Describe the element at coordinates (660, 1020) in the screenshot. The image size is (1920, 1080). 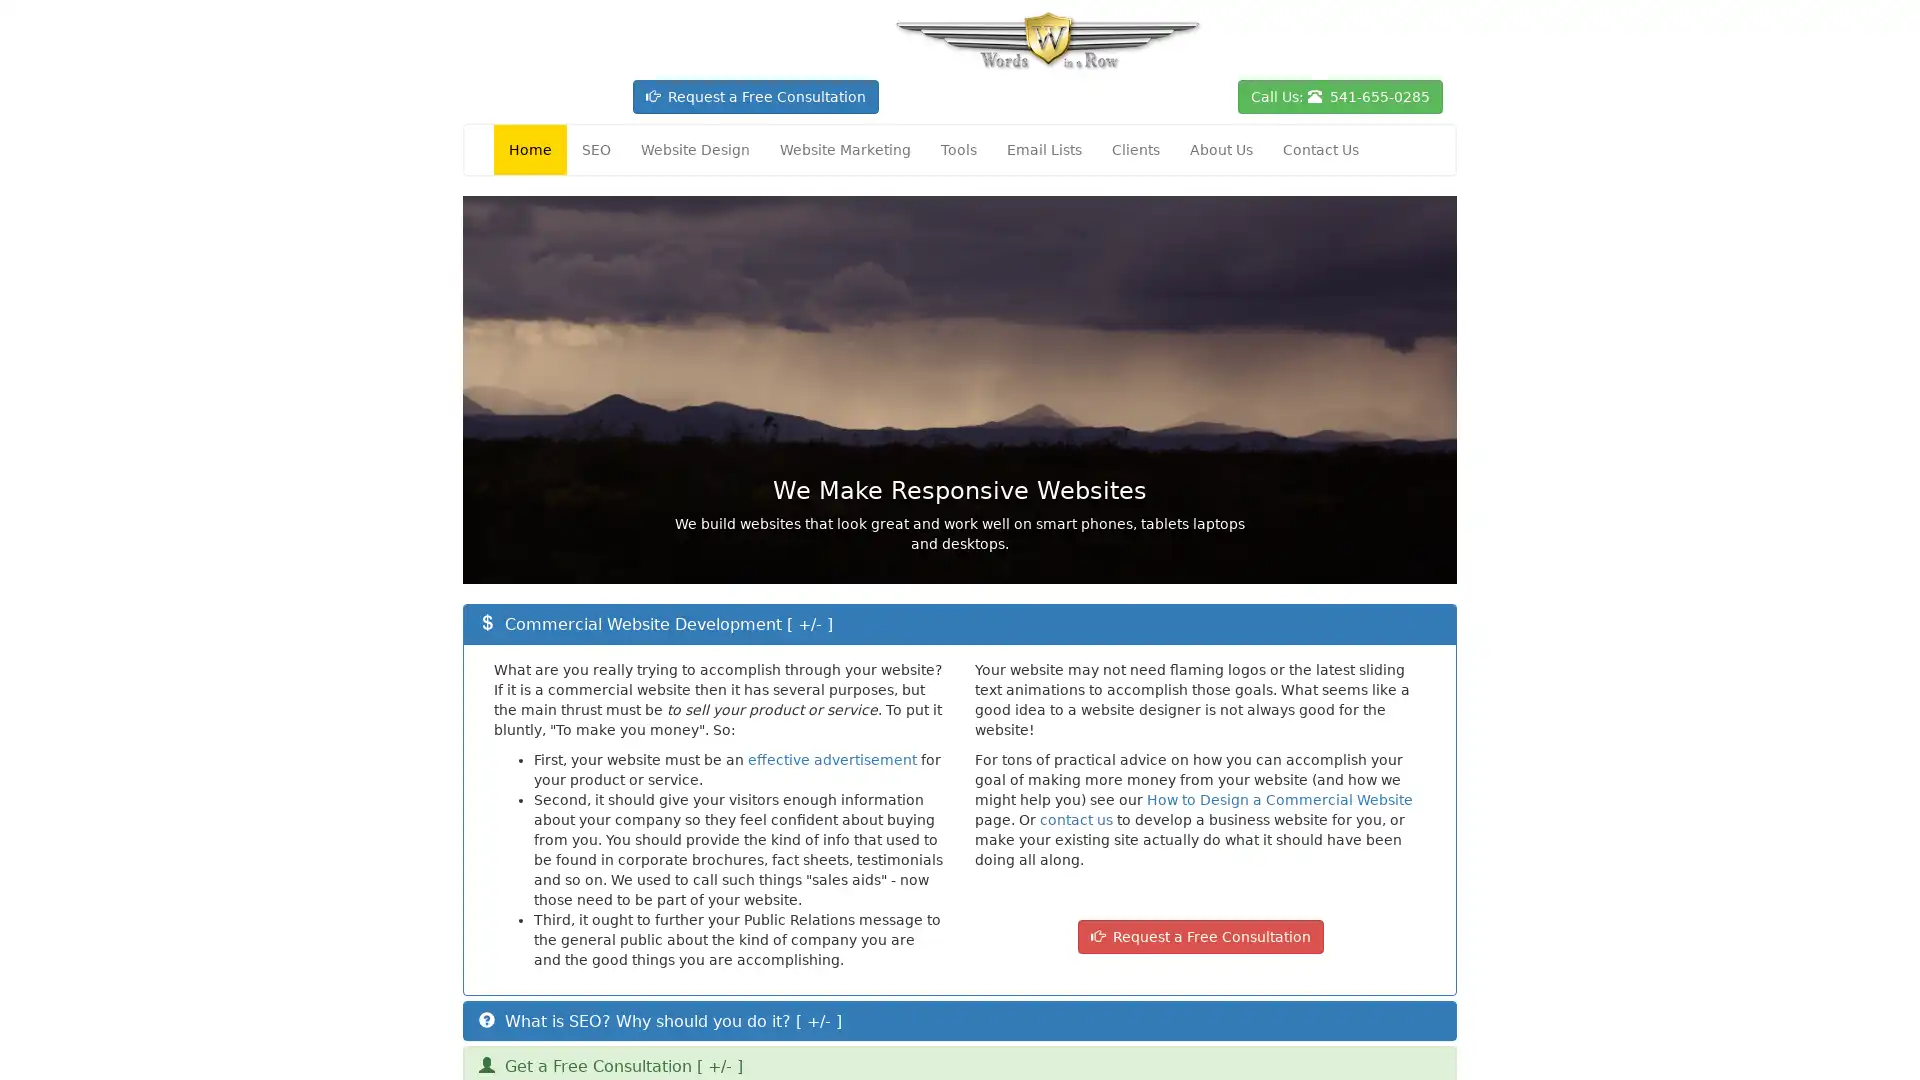
I see `What is SEO? Why should you do it? [ +/- ]` at that location.